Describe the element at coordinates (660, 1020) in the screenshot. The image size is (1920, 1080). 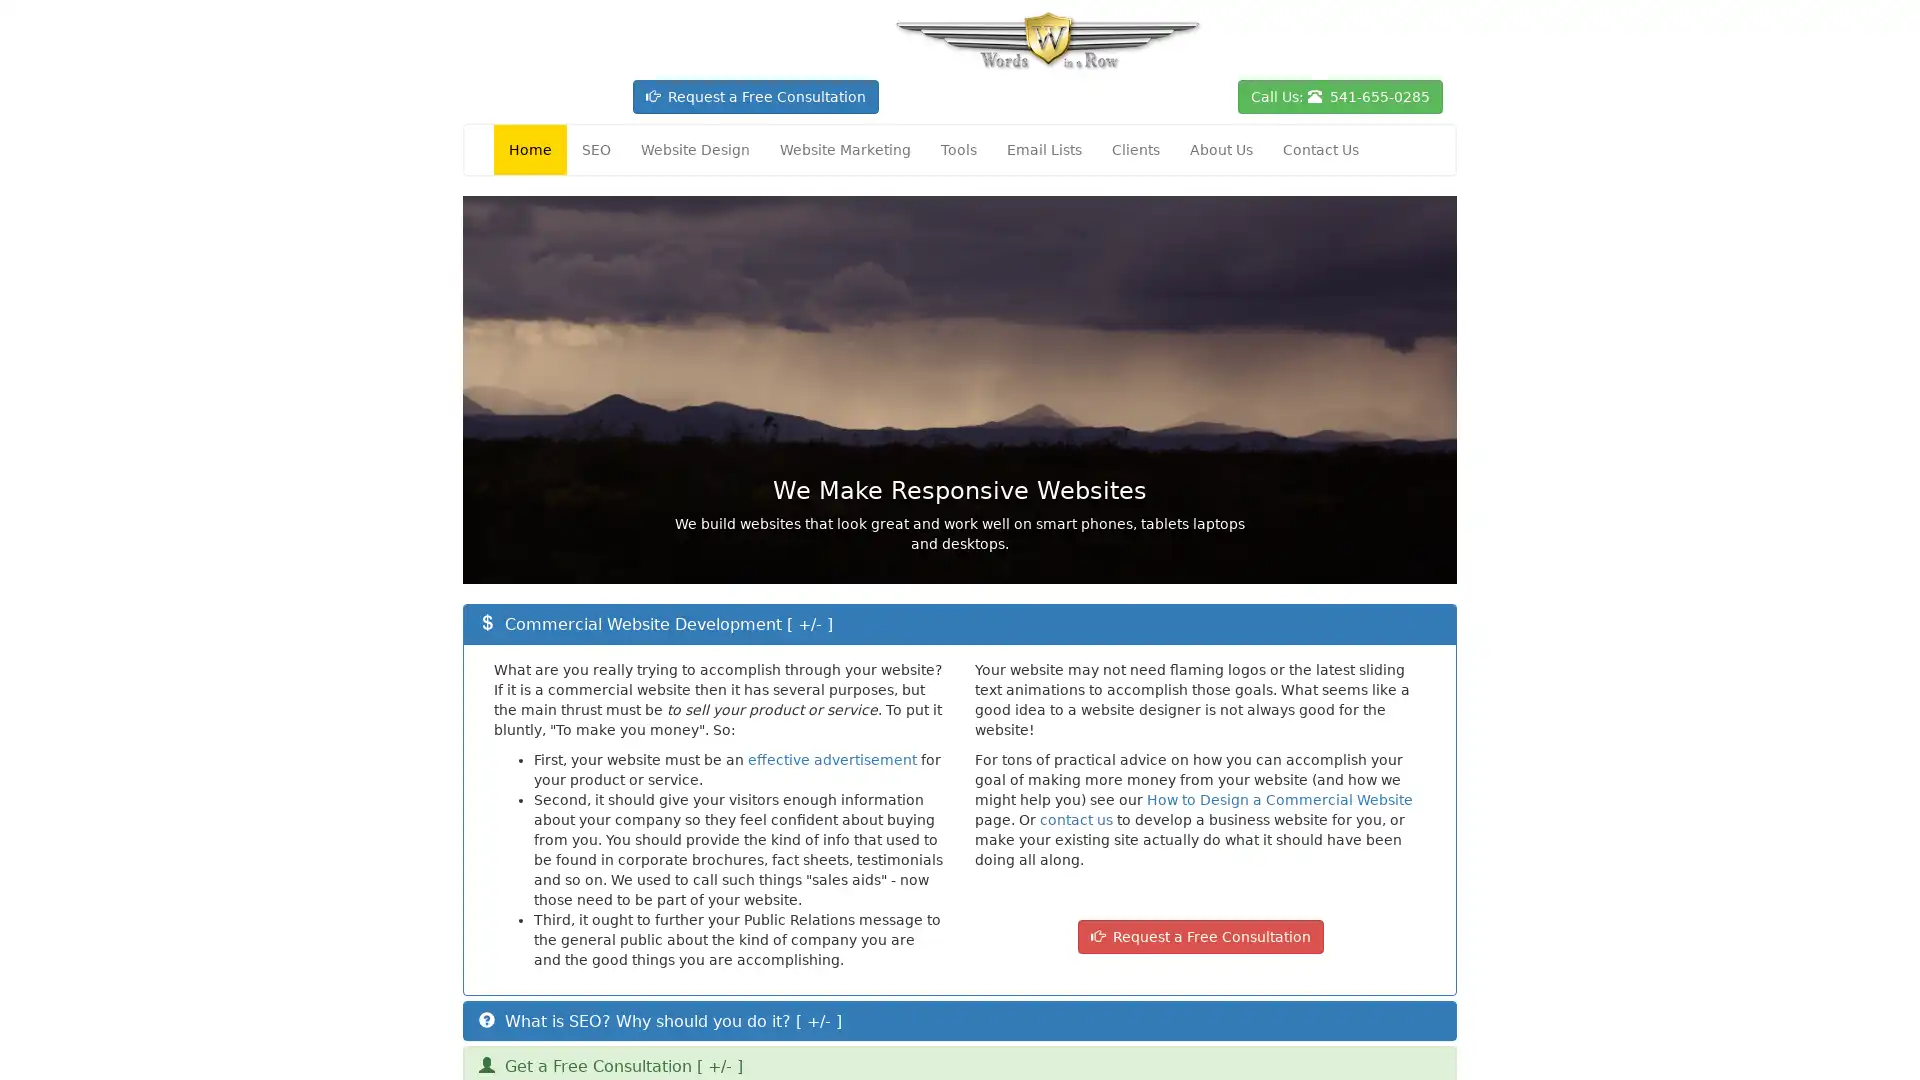
I see `What is SEO? Why should you do it? [ +/- ]` at that location.